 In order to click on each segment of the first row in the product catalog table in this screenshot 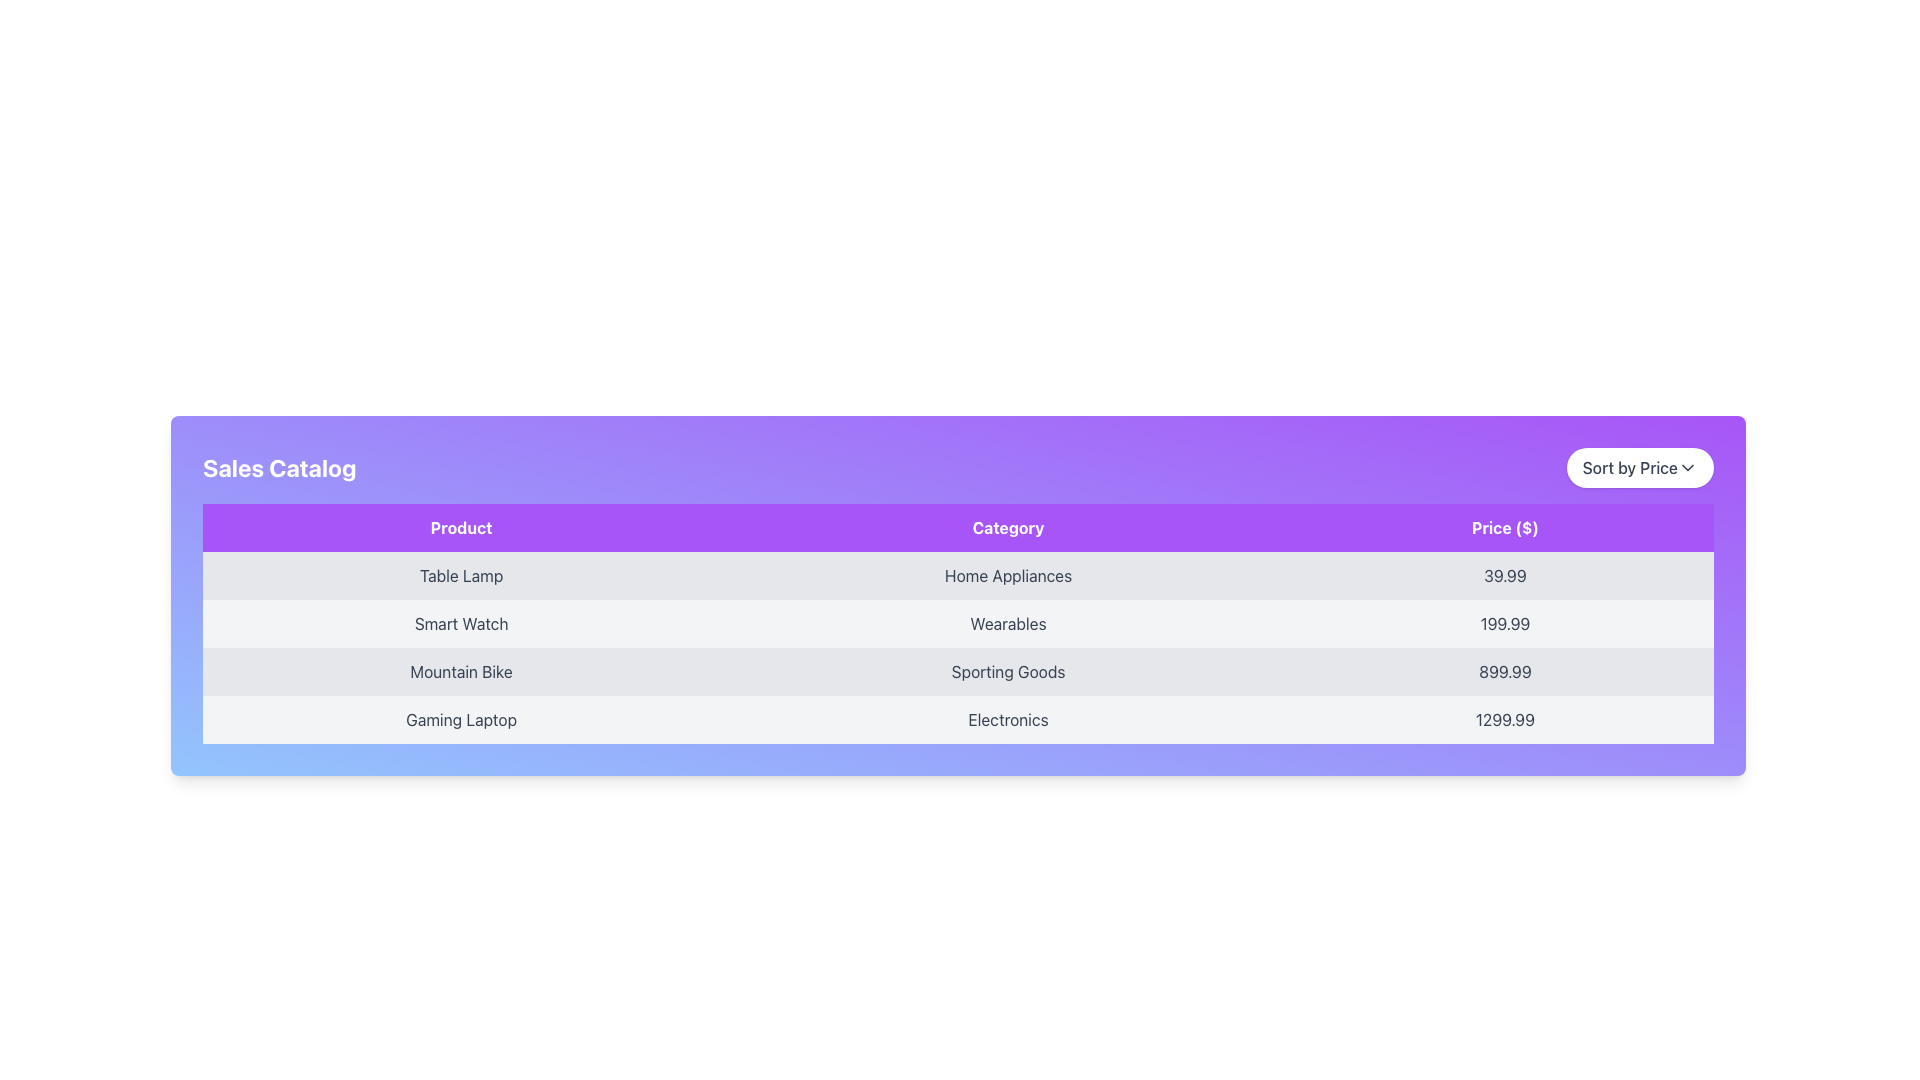, I will do `click(957, 575)`.